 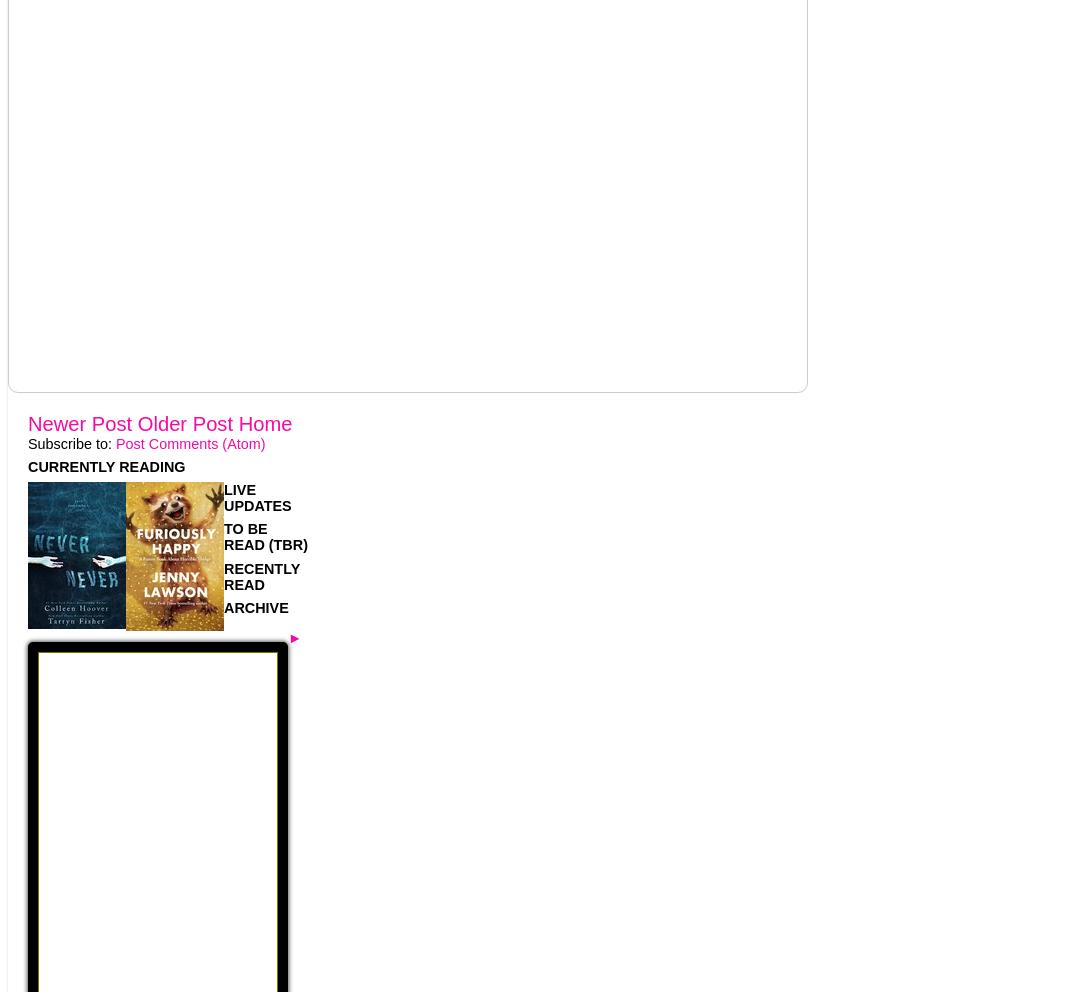 What do you see at coordinates (223, 496) in the screenshot?
I see `'LIVE UPDATES'` at bounding box center [223, 496].